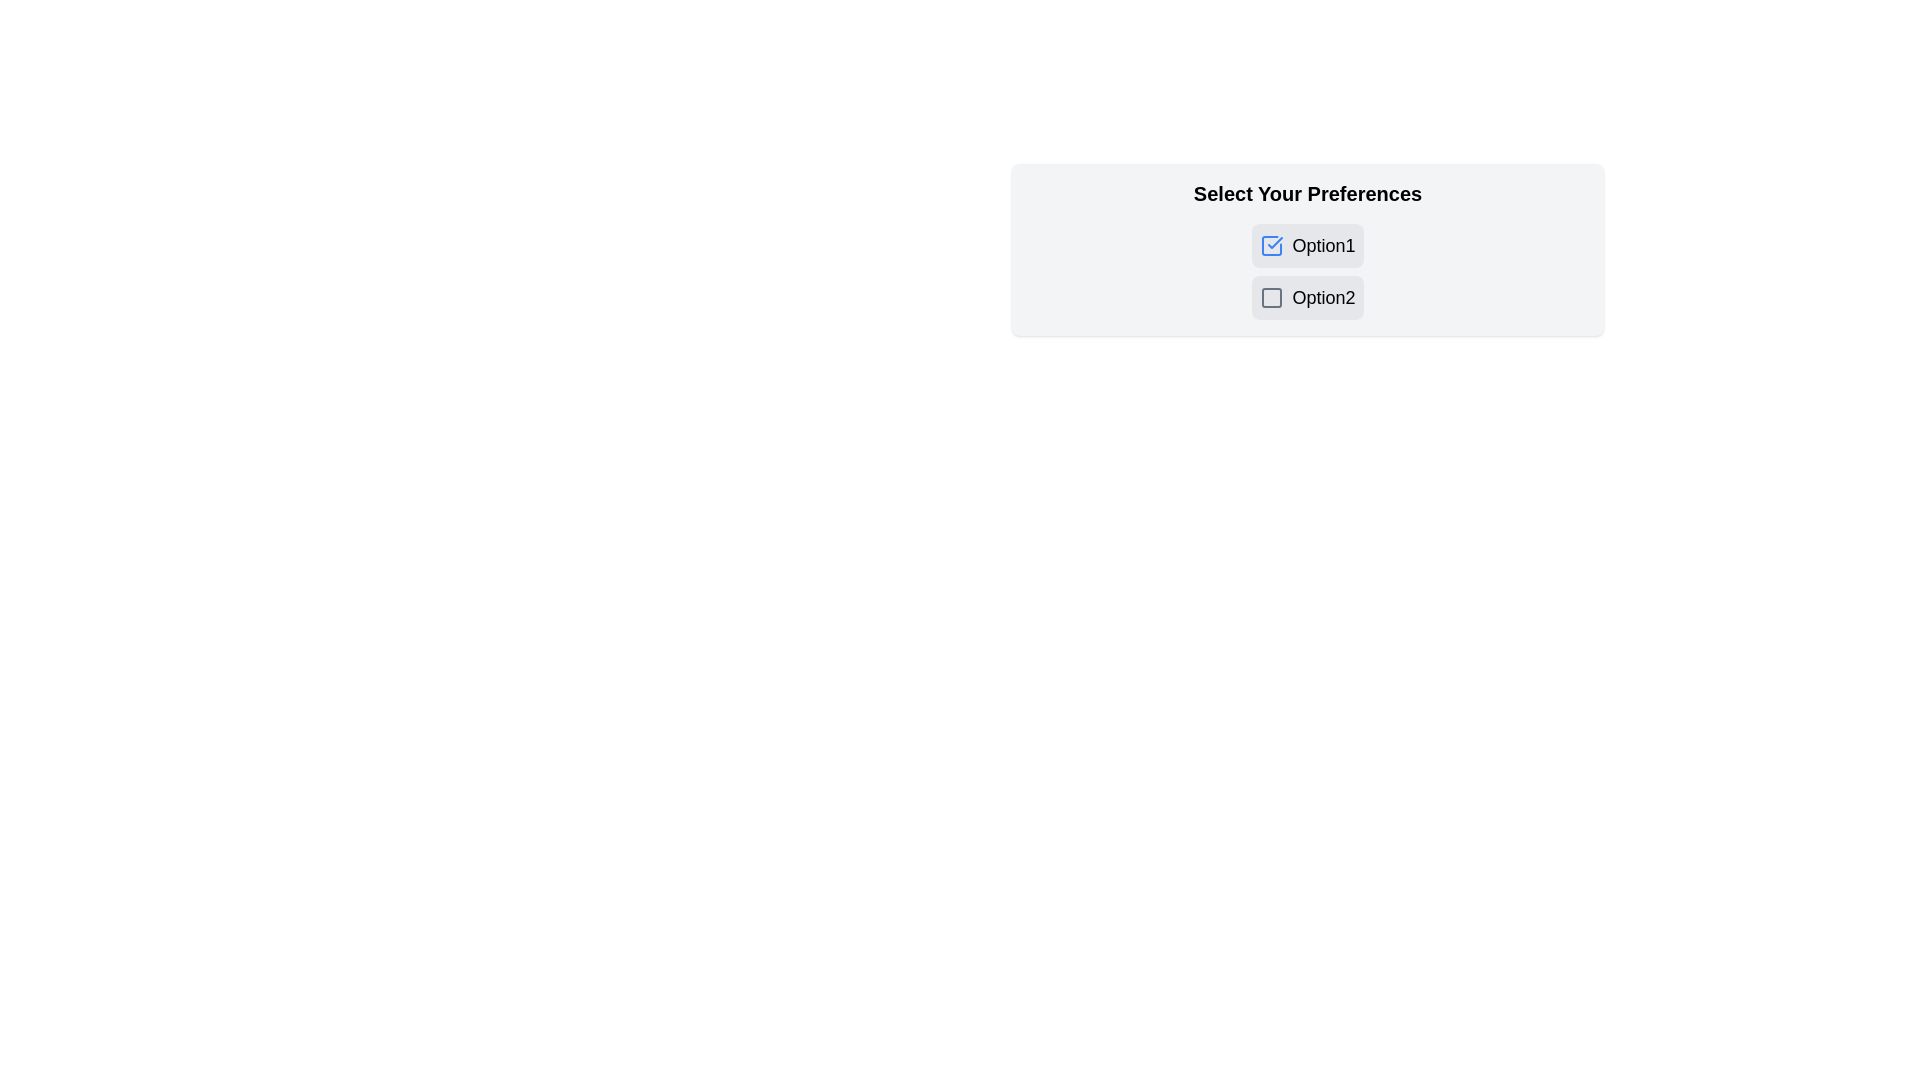 Image resolution: width=1920 pixels, height=1080 pixels. What do you see at coordinates (1271, 297) in the screenshot?
I see `the checkbox that indicates the 'Option 2' preference, which is located to the left of the text label within the 'Option 2' component` at bounding box center [1271, 297].